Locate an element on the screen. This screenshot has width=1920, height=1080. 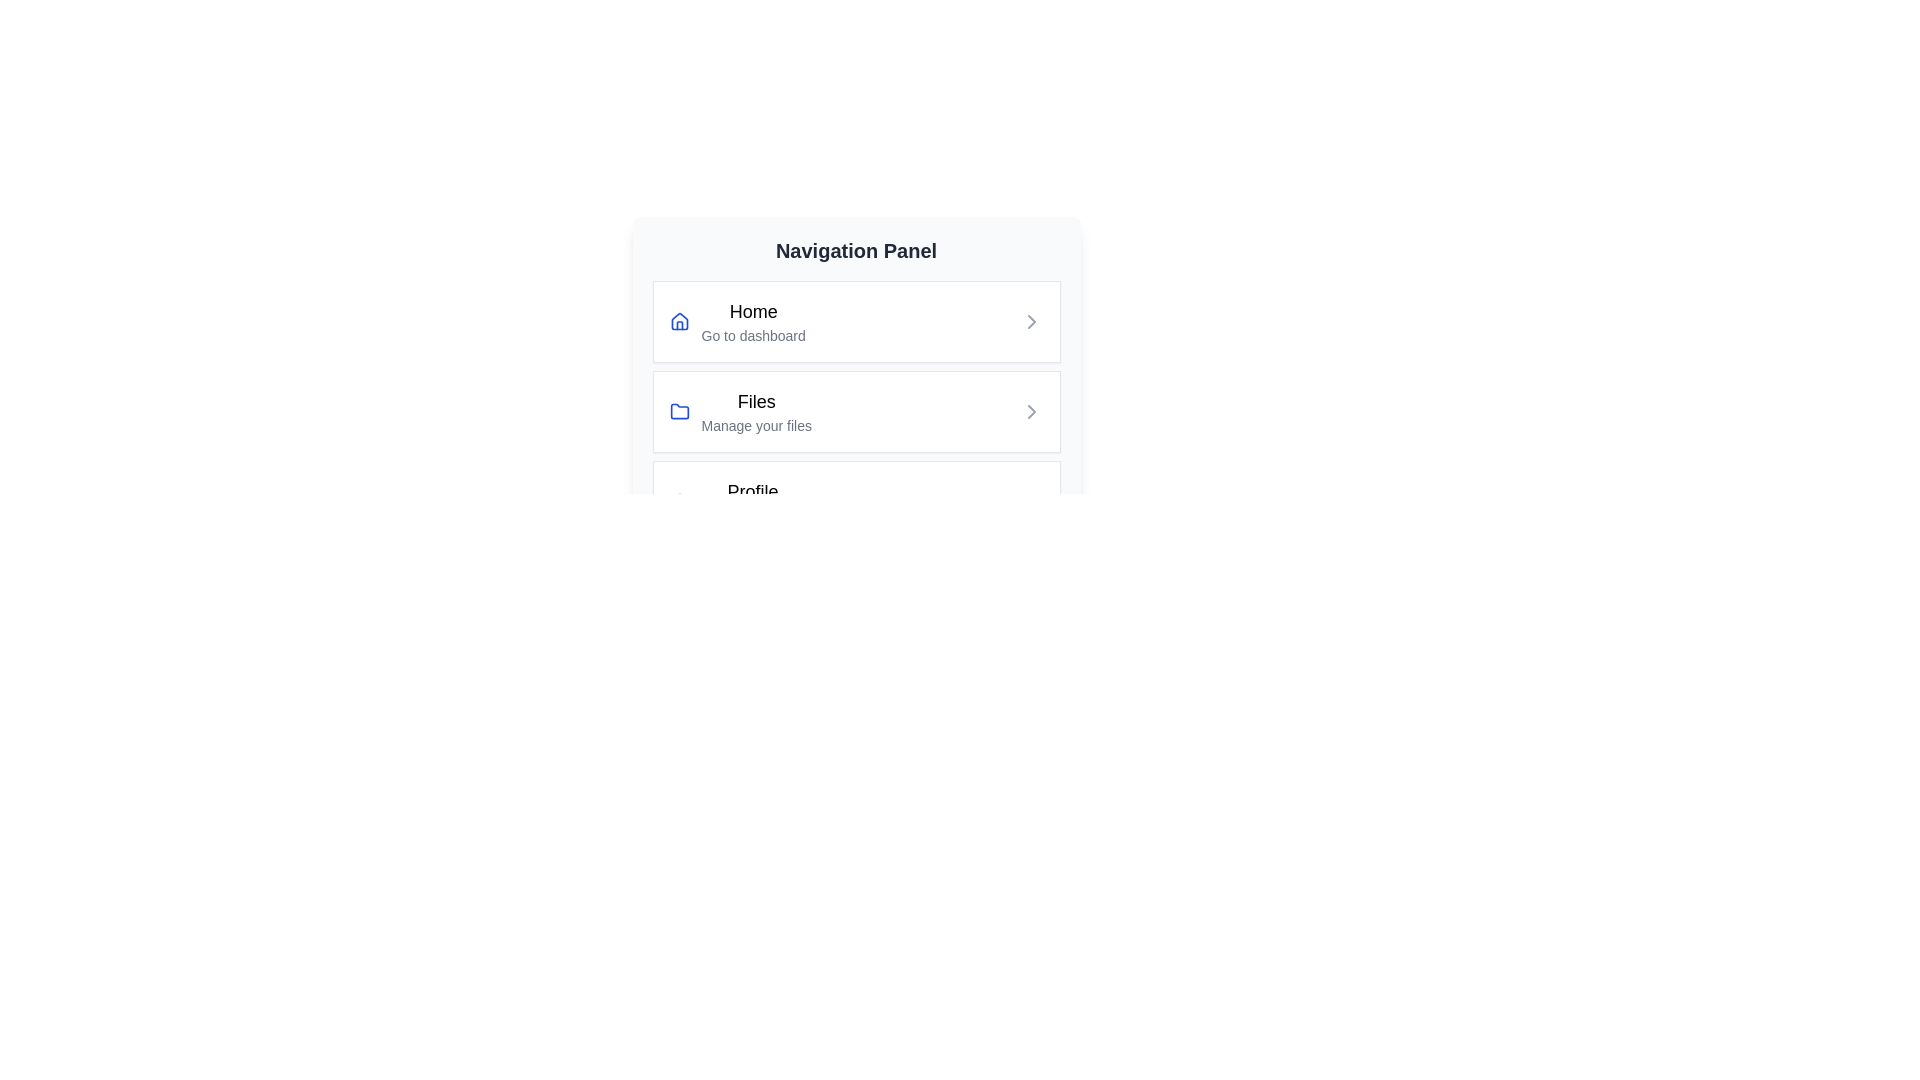
text label that says 'Manage your files', which is styled in light gray and located below the 'Files' heading in the navigation panel is located at coordinates (755, 424).